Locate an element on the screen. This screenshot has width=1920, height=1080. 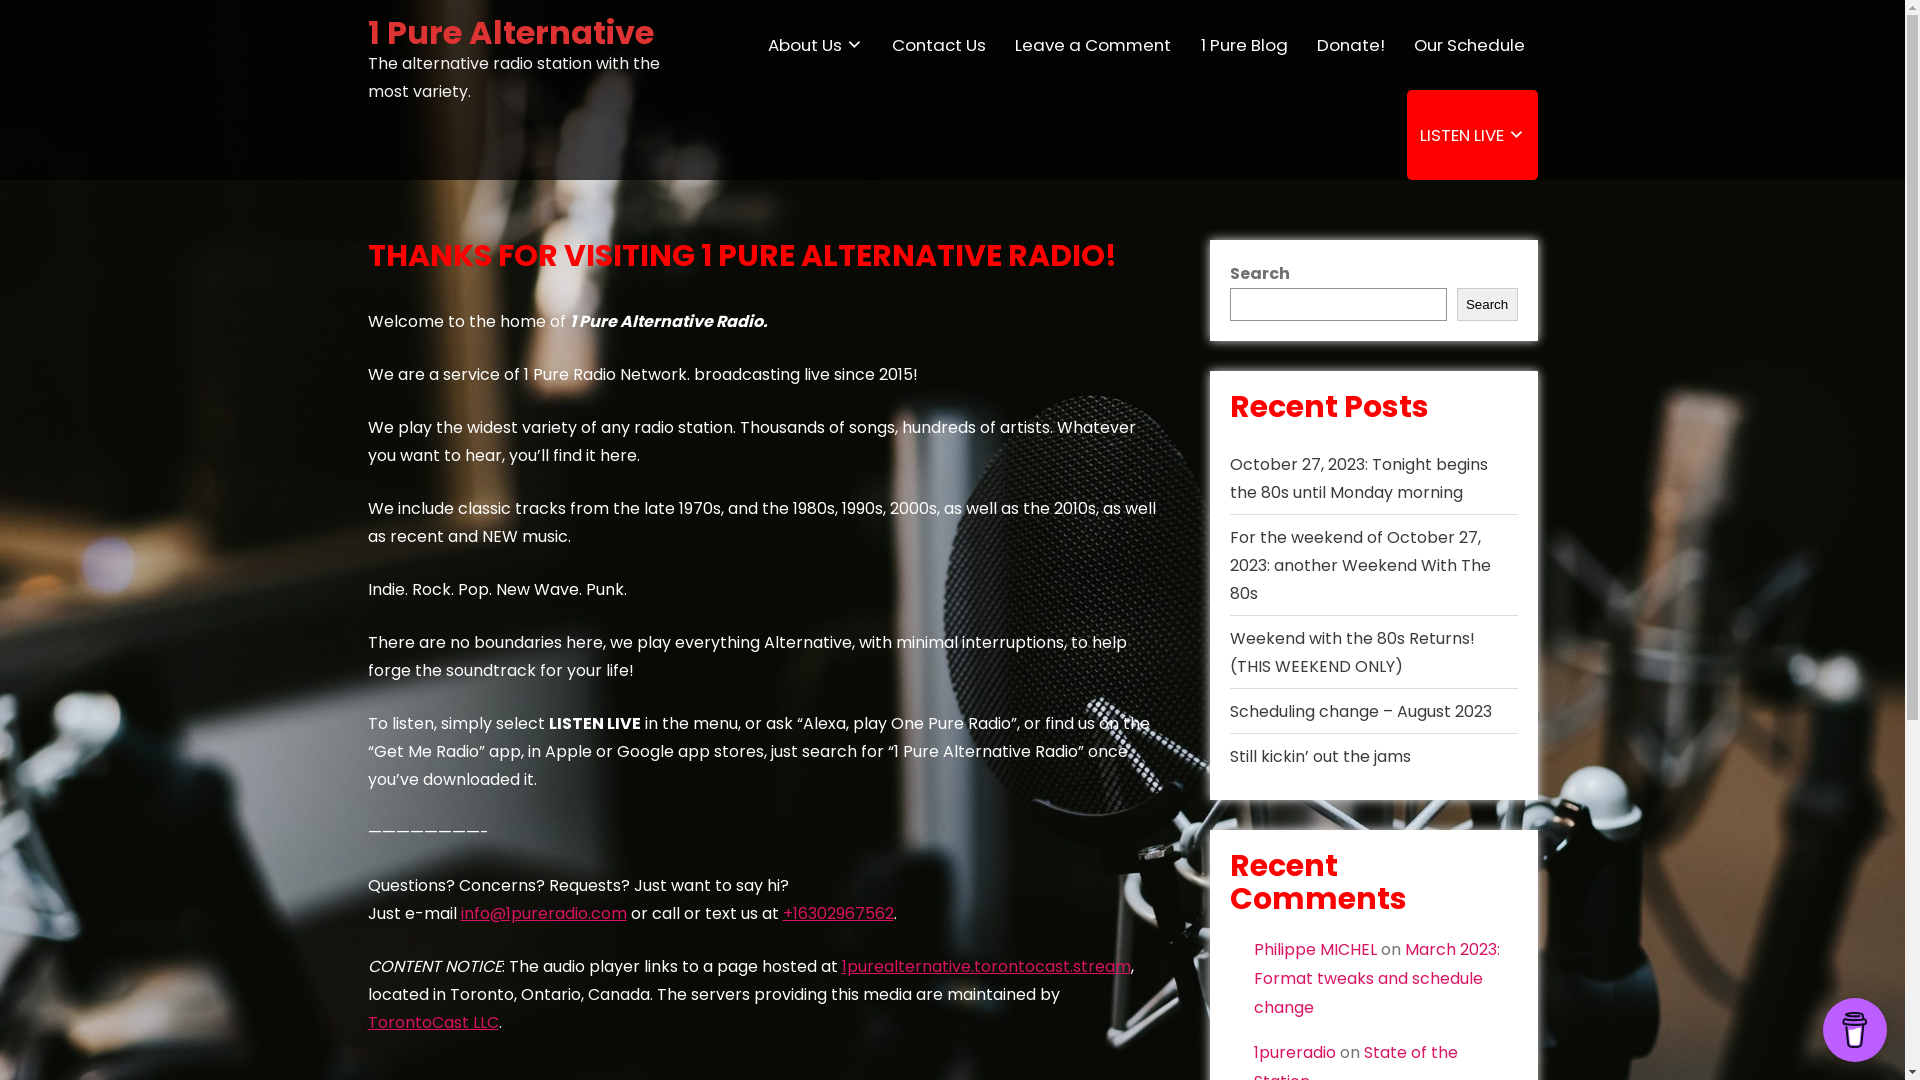
'Contact Us' is located at coordinates (938, 45).